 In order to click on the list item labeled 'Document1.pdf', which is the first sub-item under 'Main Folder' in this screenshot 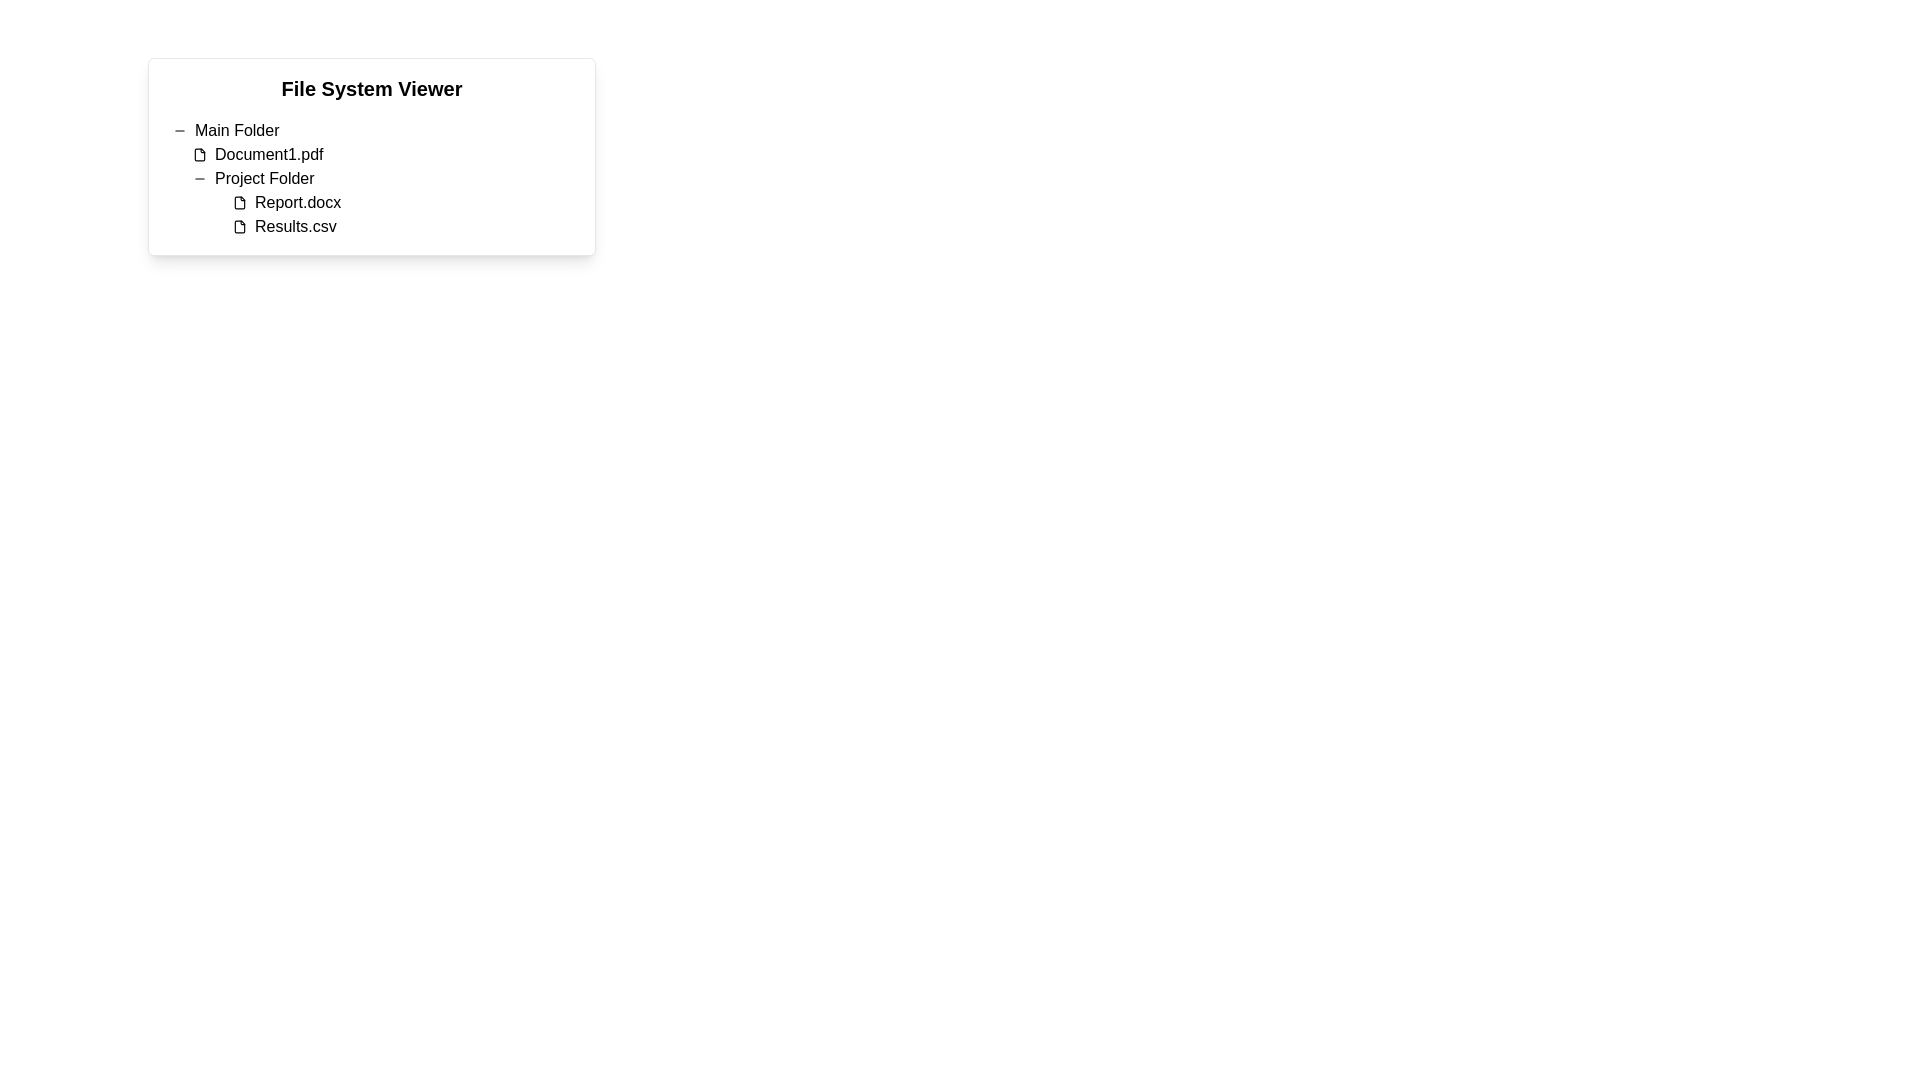, I will do `click(382, 153)`.